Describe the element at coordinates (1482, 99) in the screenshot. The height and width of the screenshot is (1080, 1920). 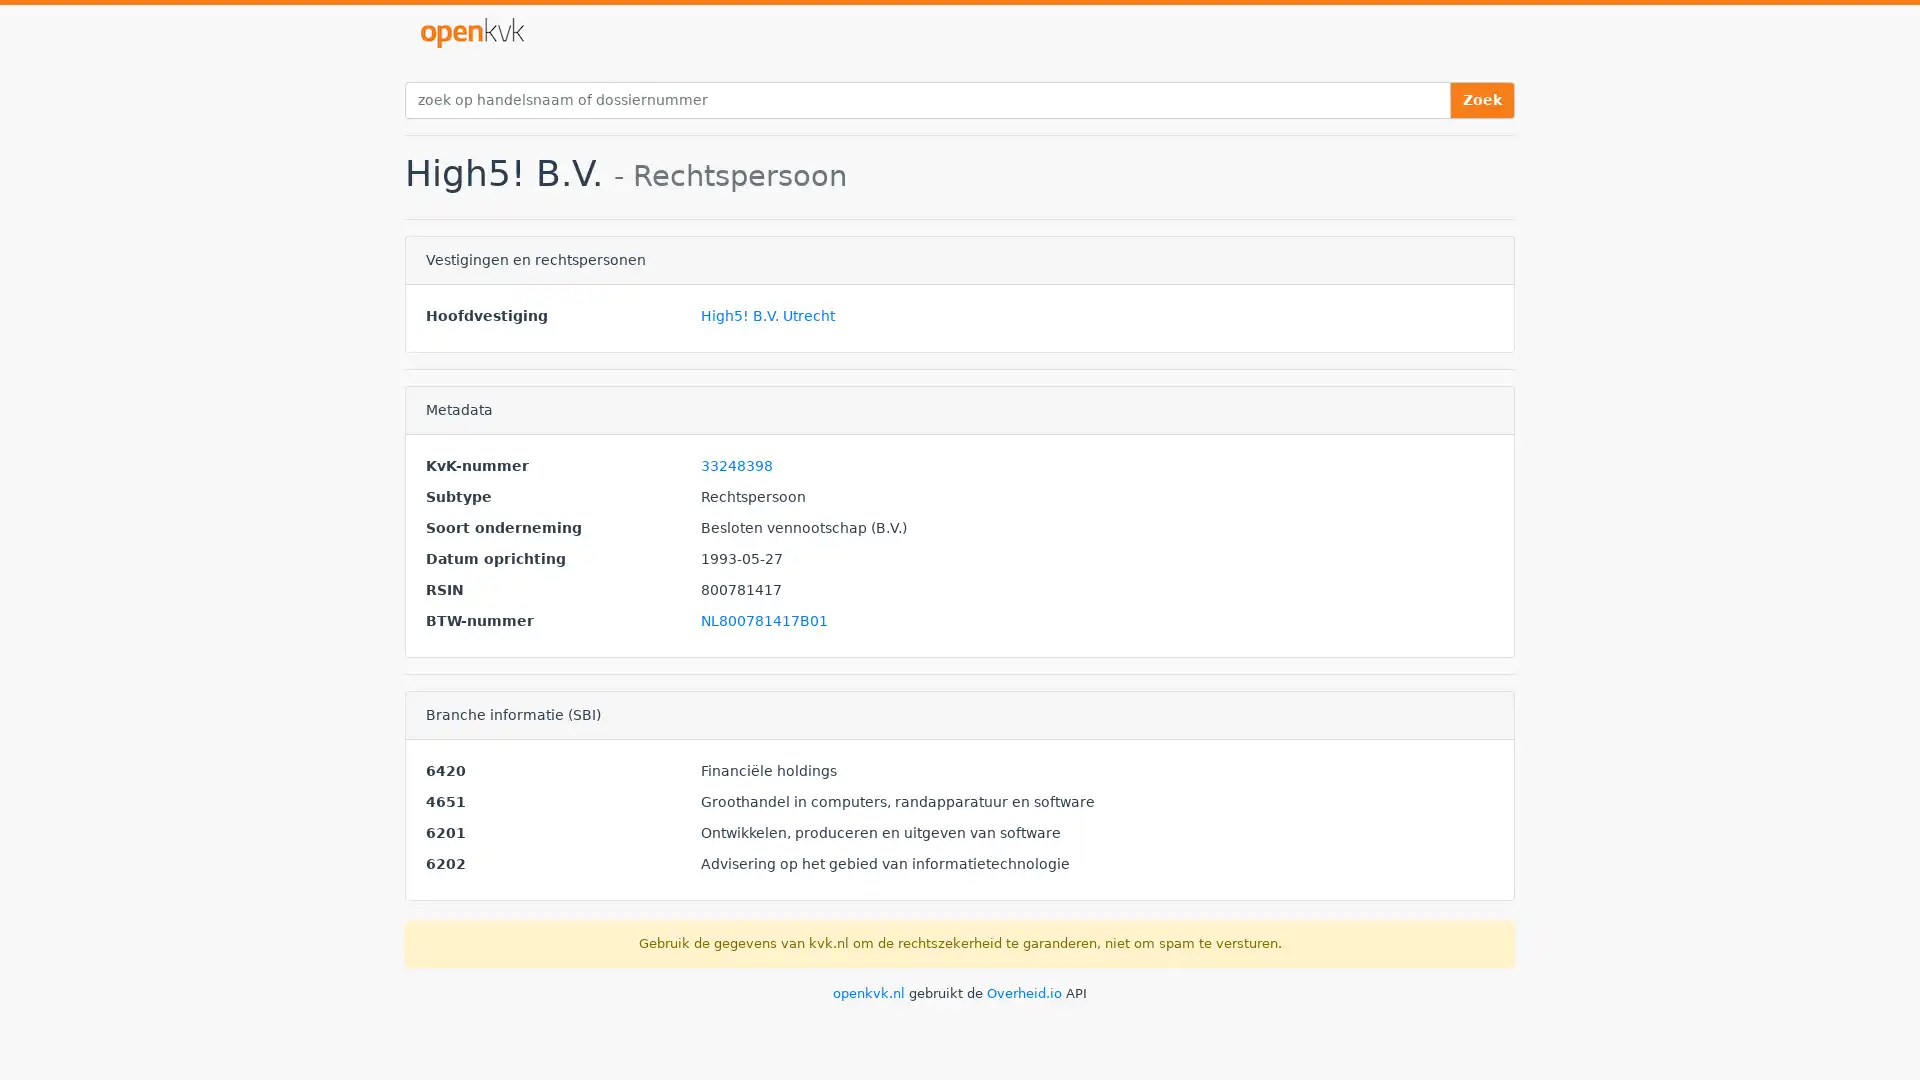
I see `Zoek` at that location.